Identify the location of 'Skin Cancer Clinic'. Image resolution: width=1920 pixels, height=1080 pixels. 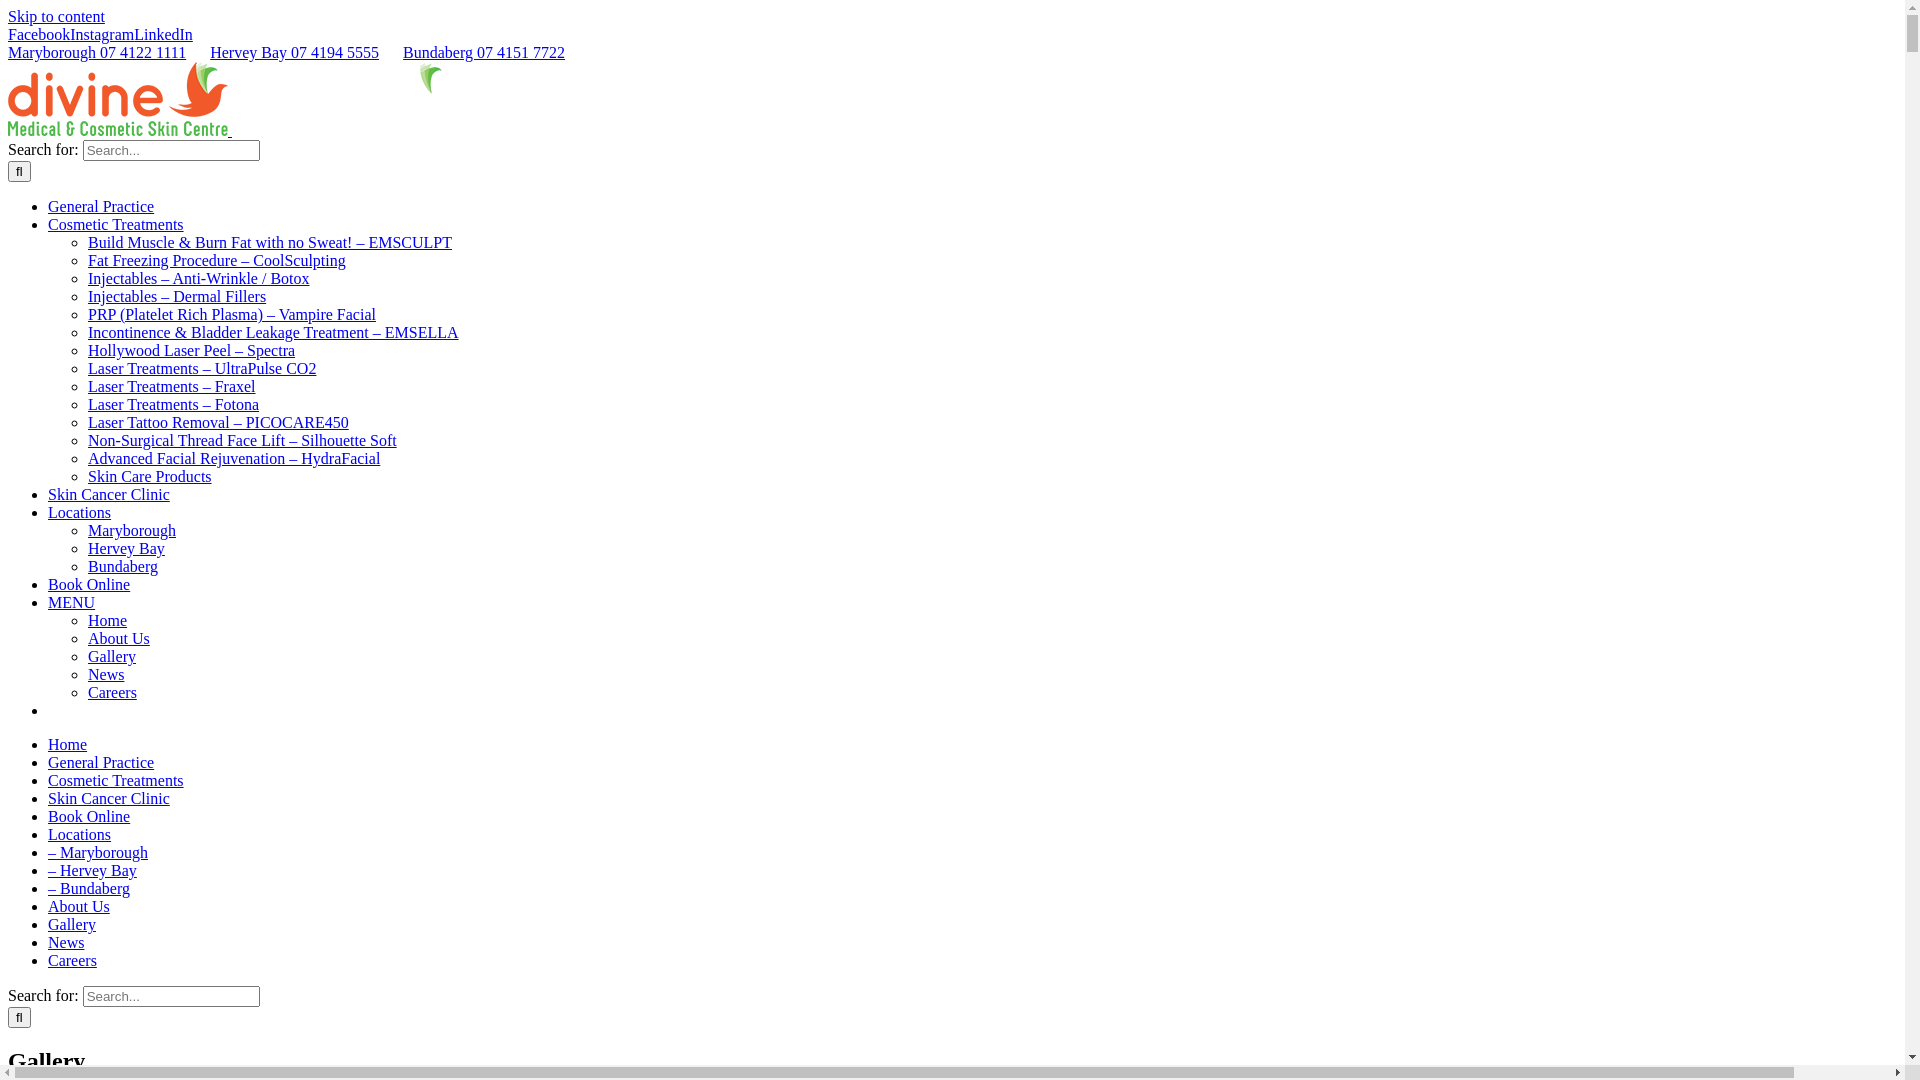
(108, 797).